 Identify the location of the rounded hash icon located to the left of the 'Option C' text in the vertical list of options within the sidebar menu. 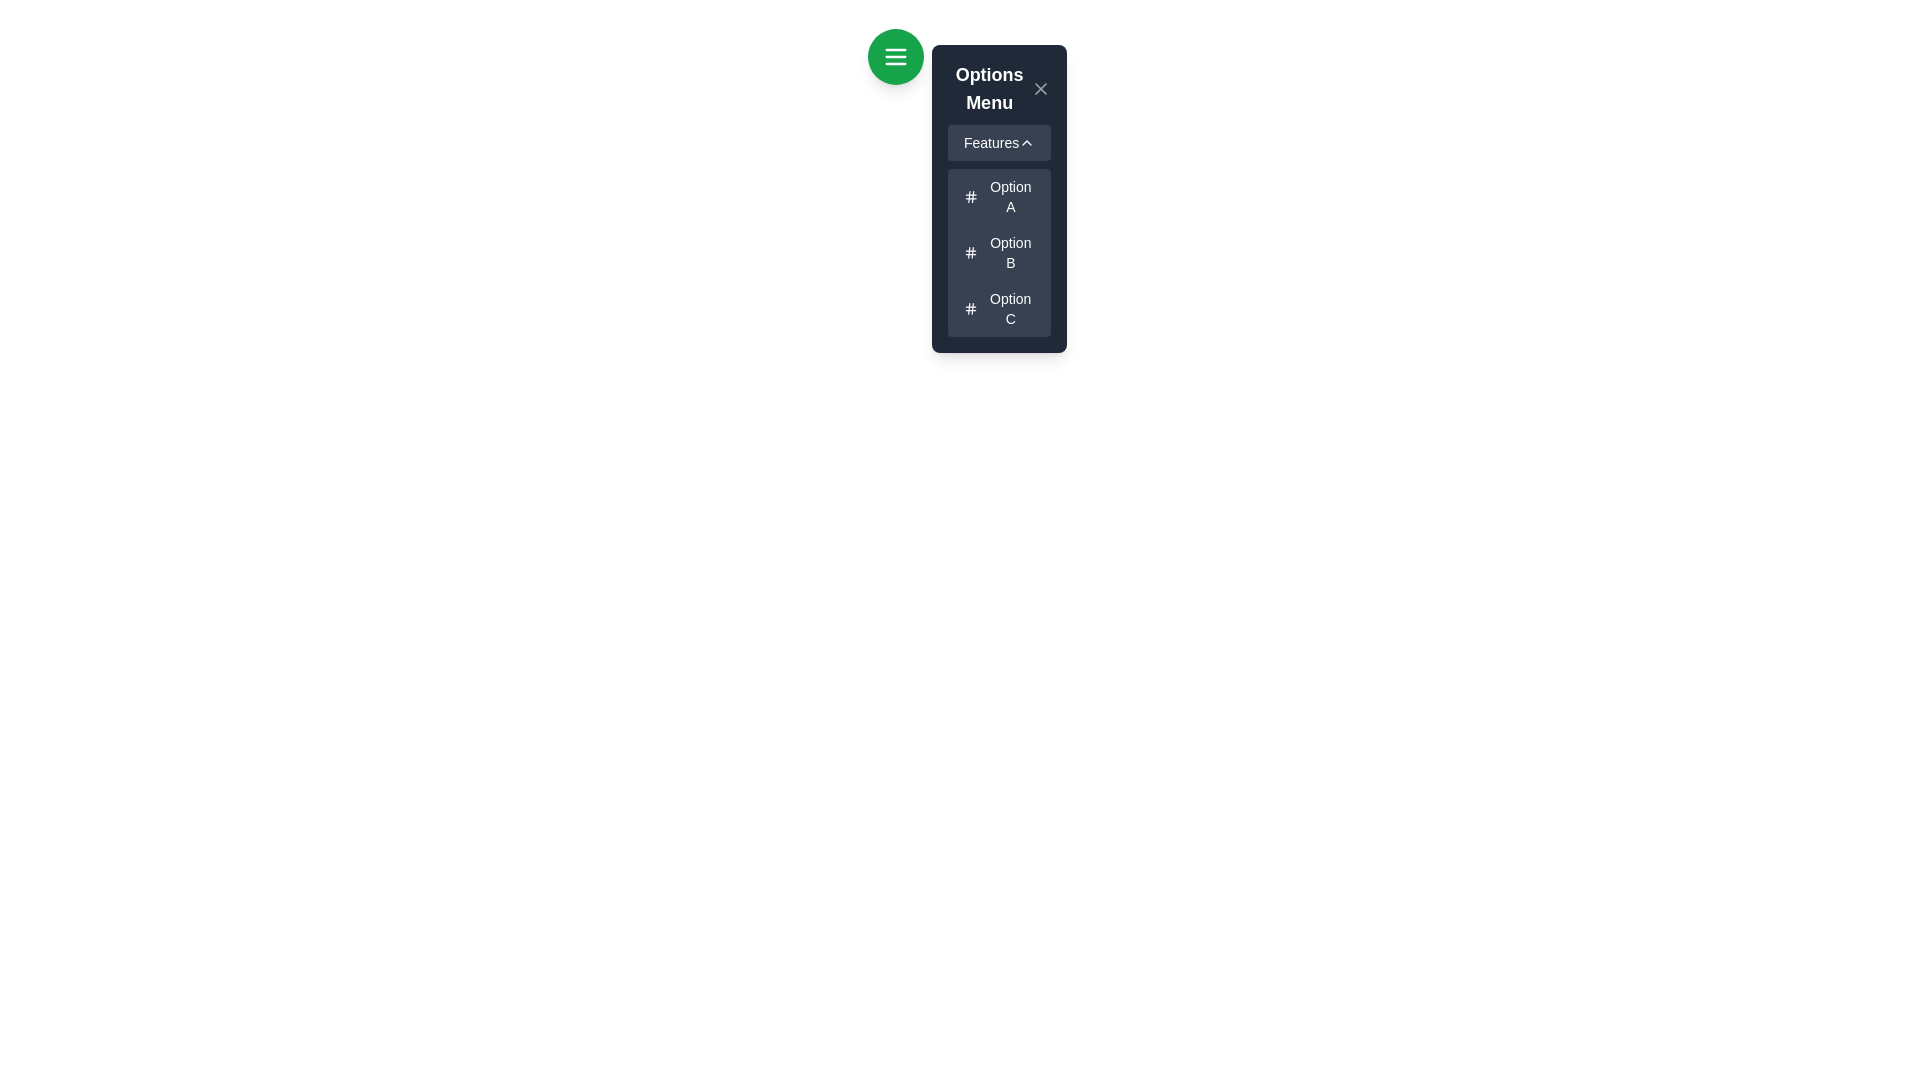
(971, 308).